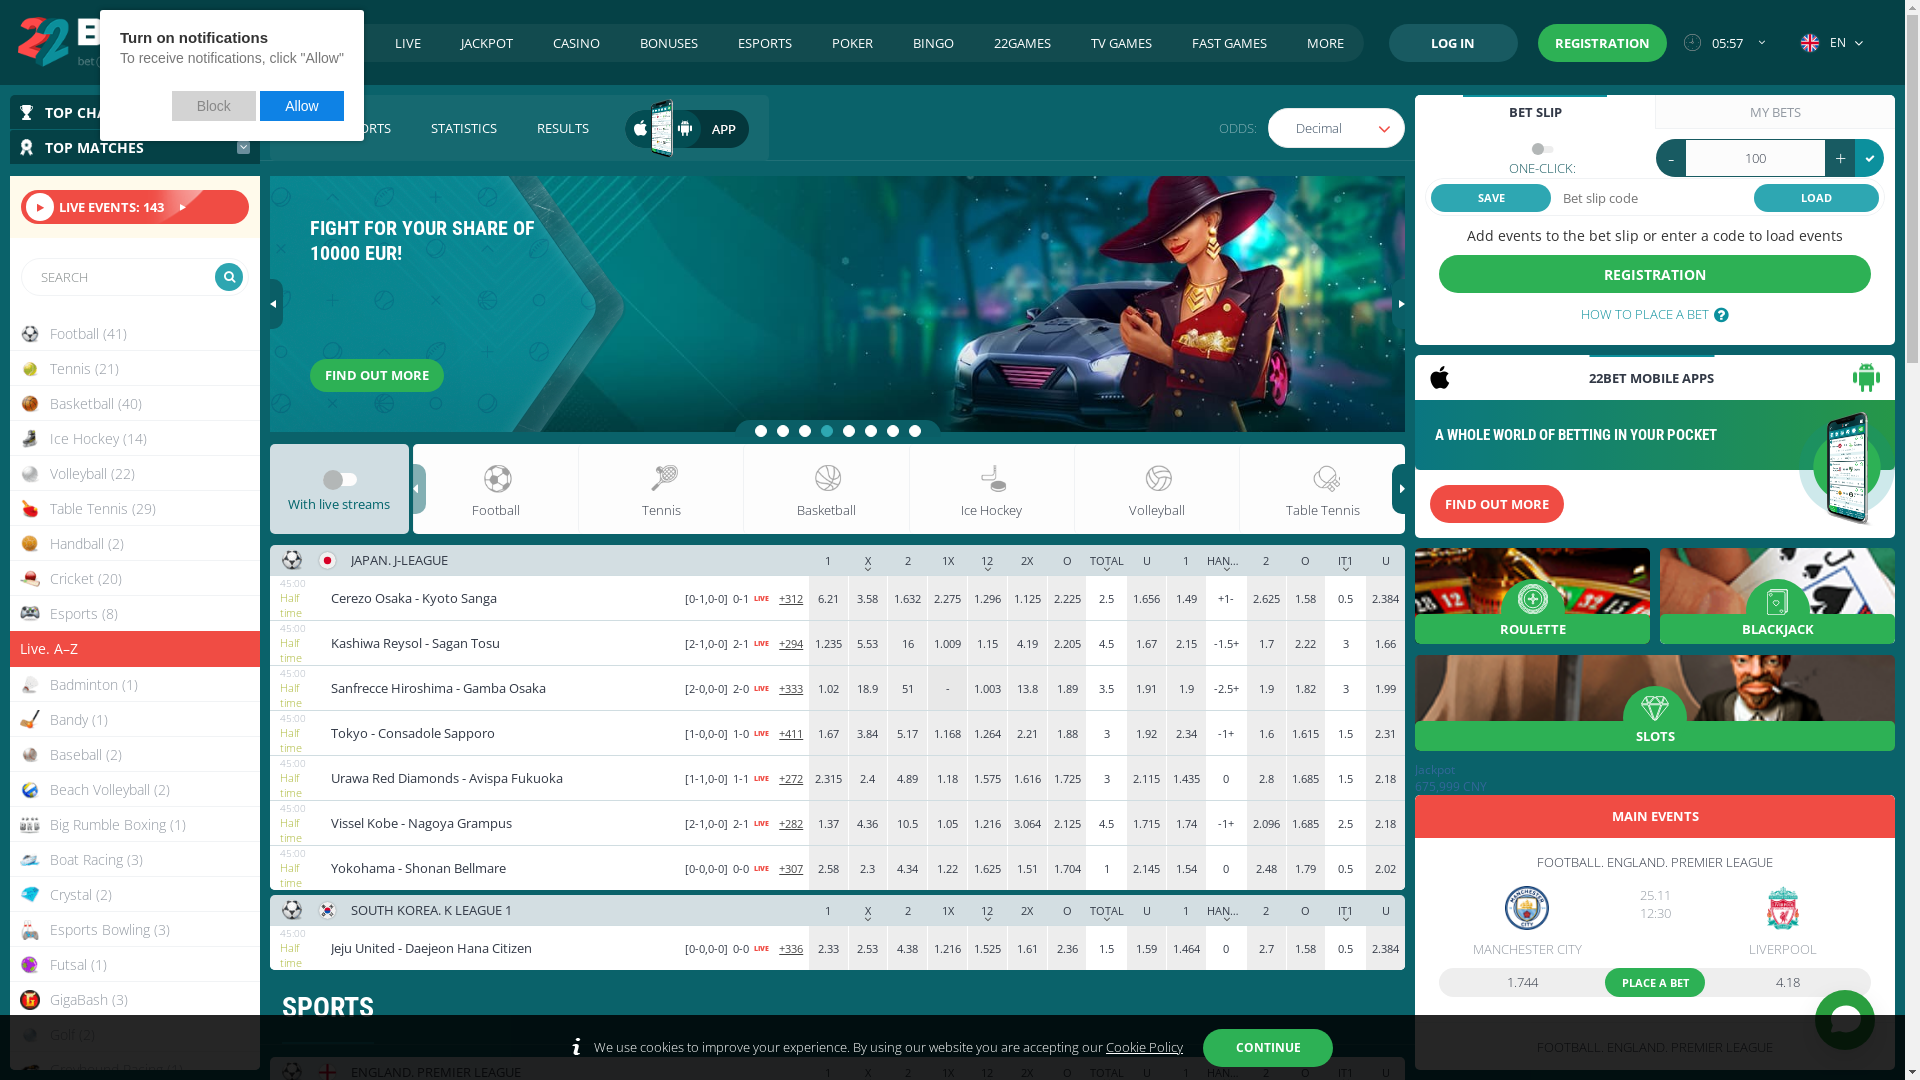  I want to click on 'STATISTICS', so click(463, 127).